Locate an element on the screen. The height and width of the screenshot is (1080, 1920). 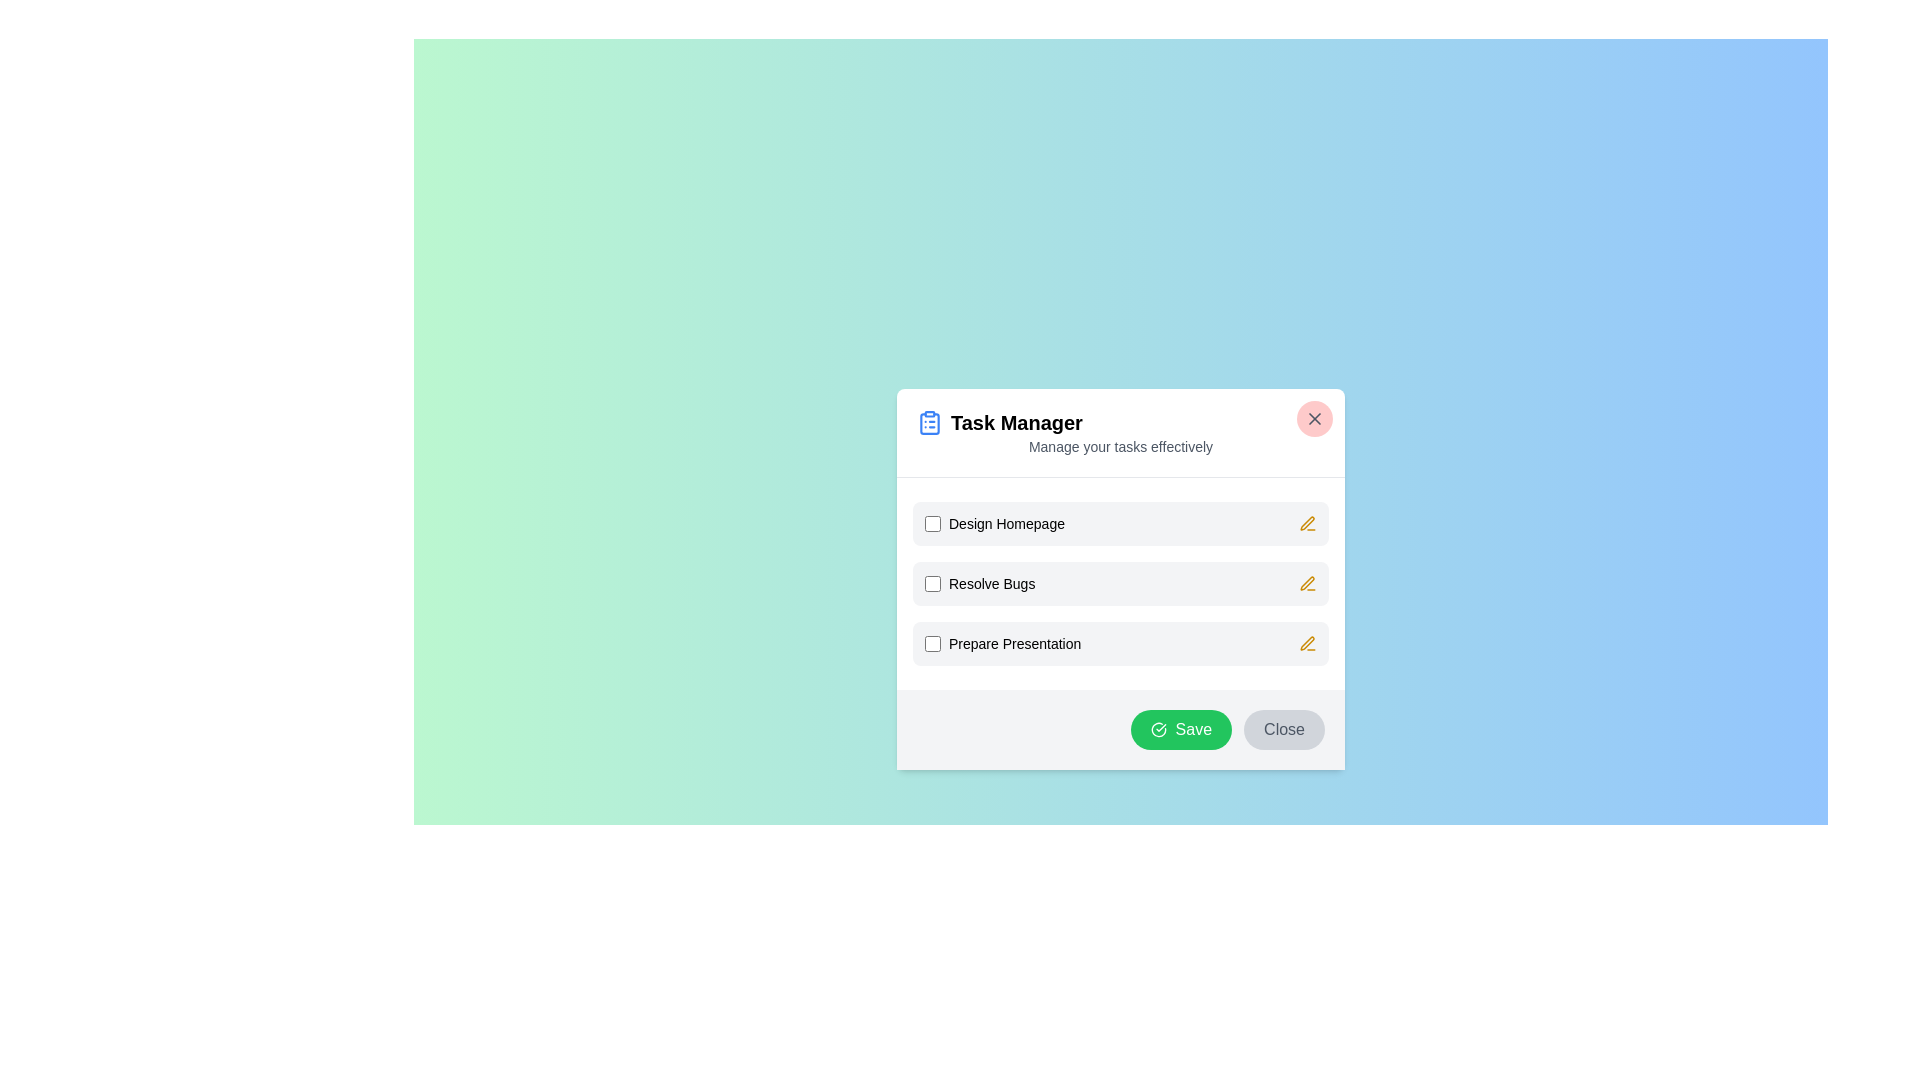
the save button located in the bottom-right area of the task management interface to observe the hover effect is located at coordinates (1181, 729).